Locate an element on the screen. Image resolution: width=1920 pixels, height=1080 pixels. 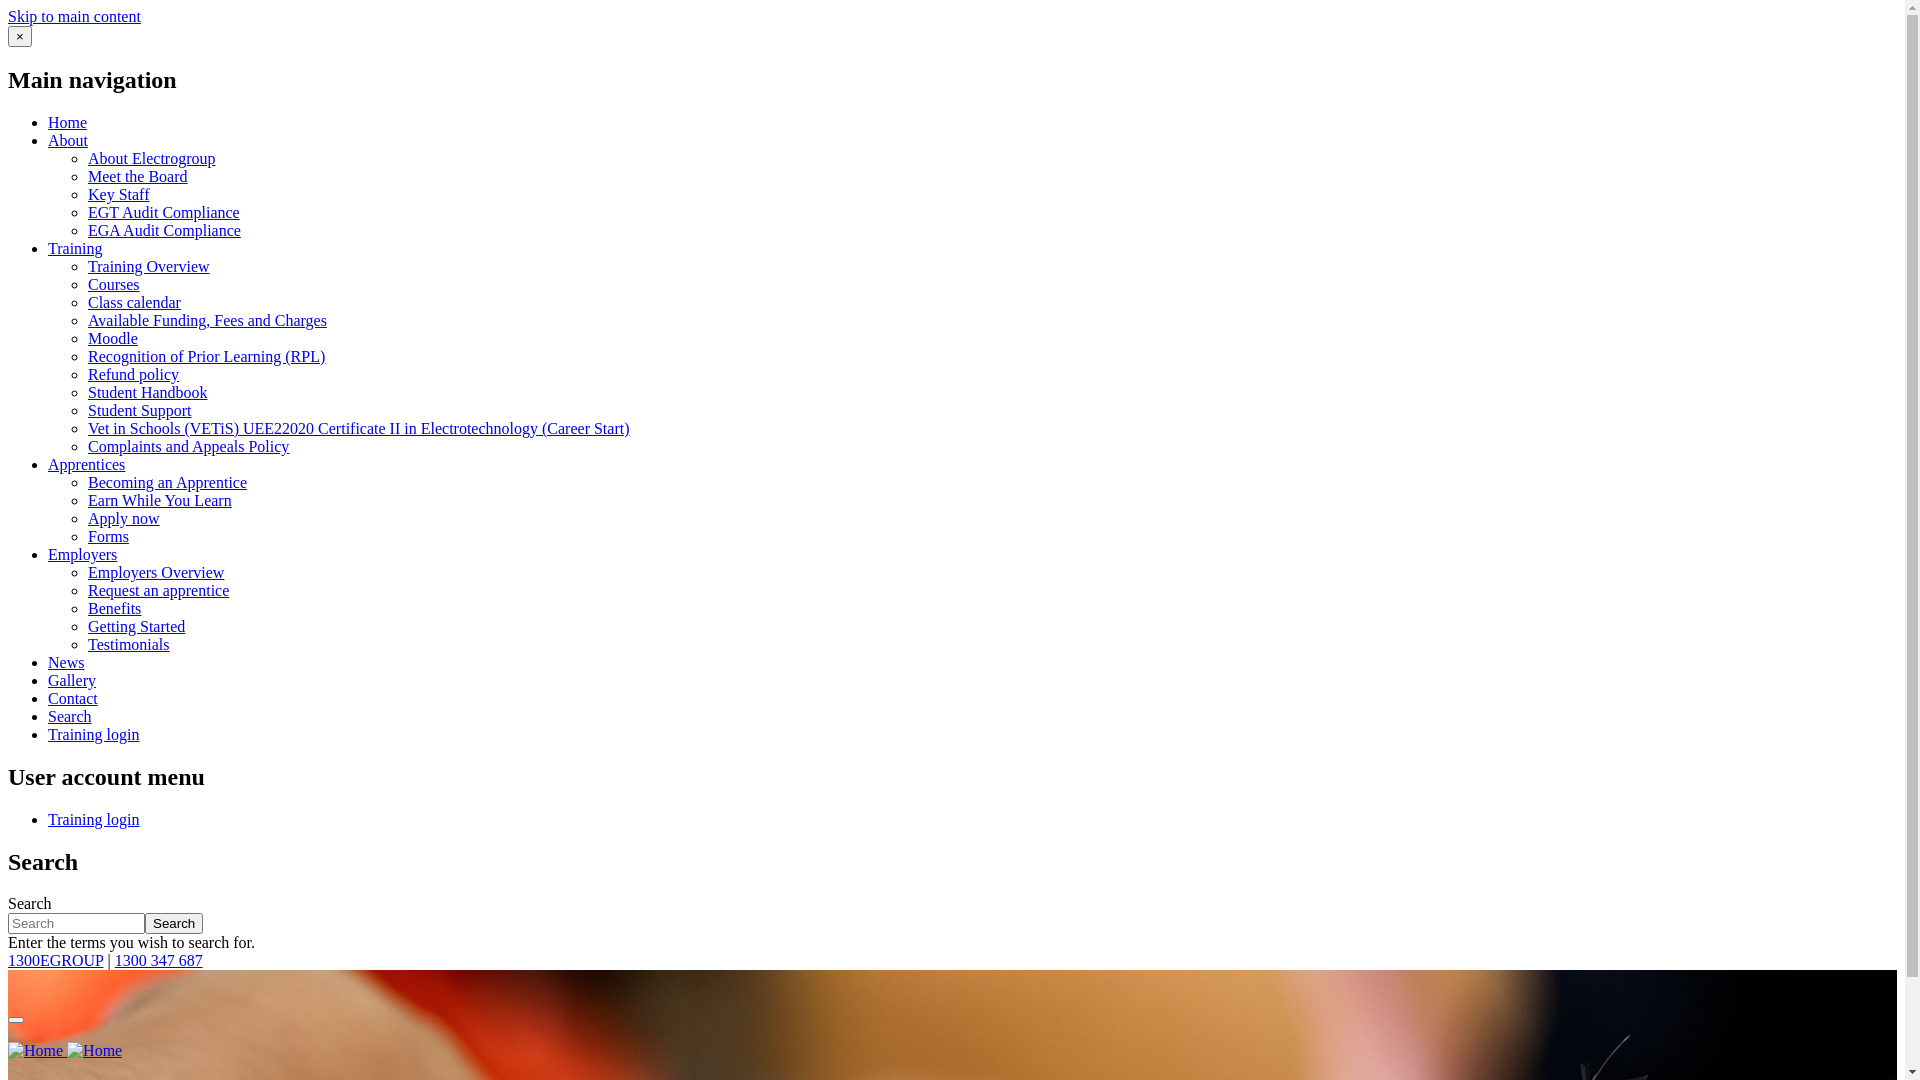
'Employers' is located at coordinates (81, 554).